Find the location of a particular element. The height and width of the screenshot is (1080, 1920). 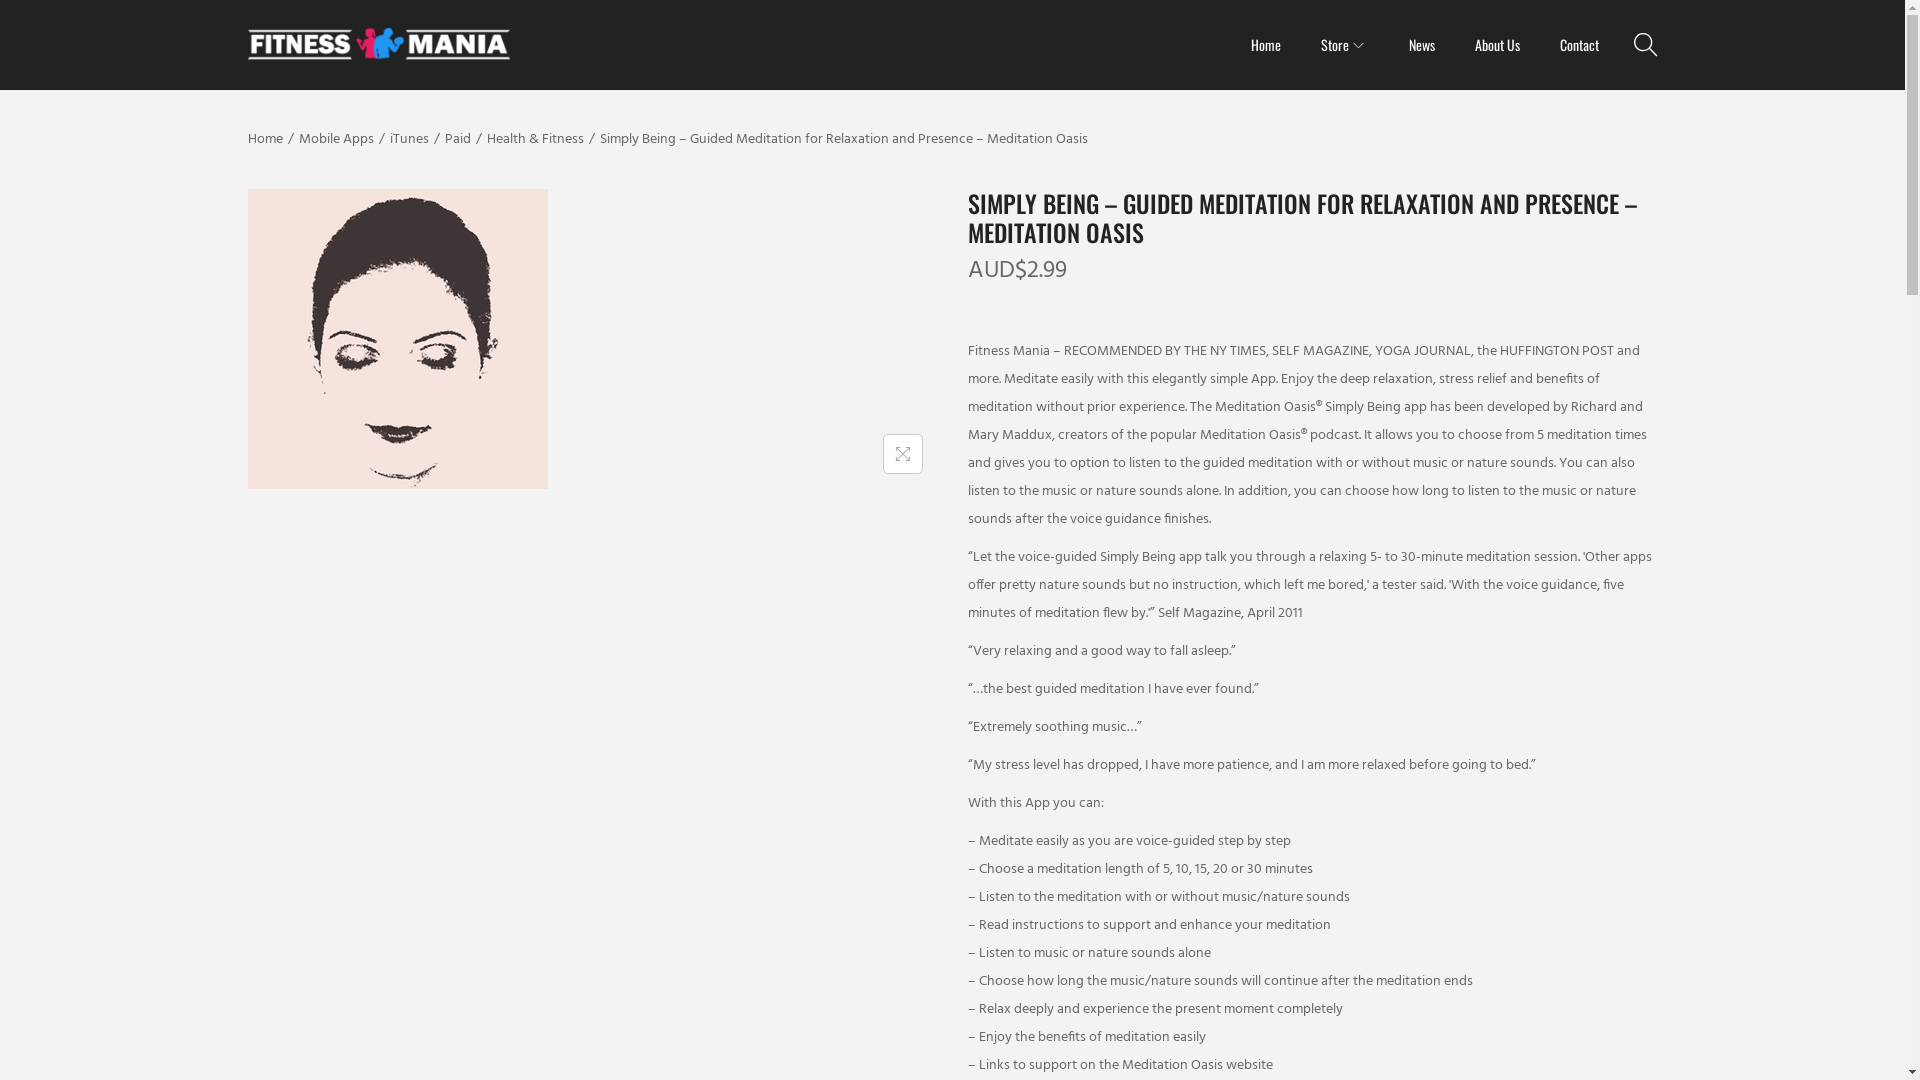

'Mobile Apps' is located at coordinates (335, 138).